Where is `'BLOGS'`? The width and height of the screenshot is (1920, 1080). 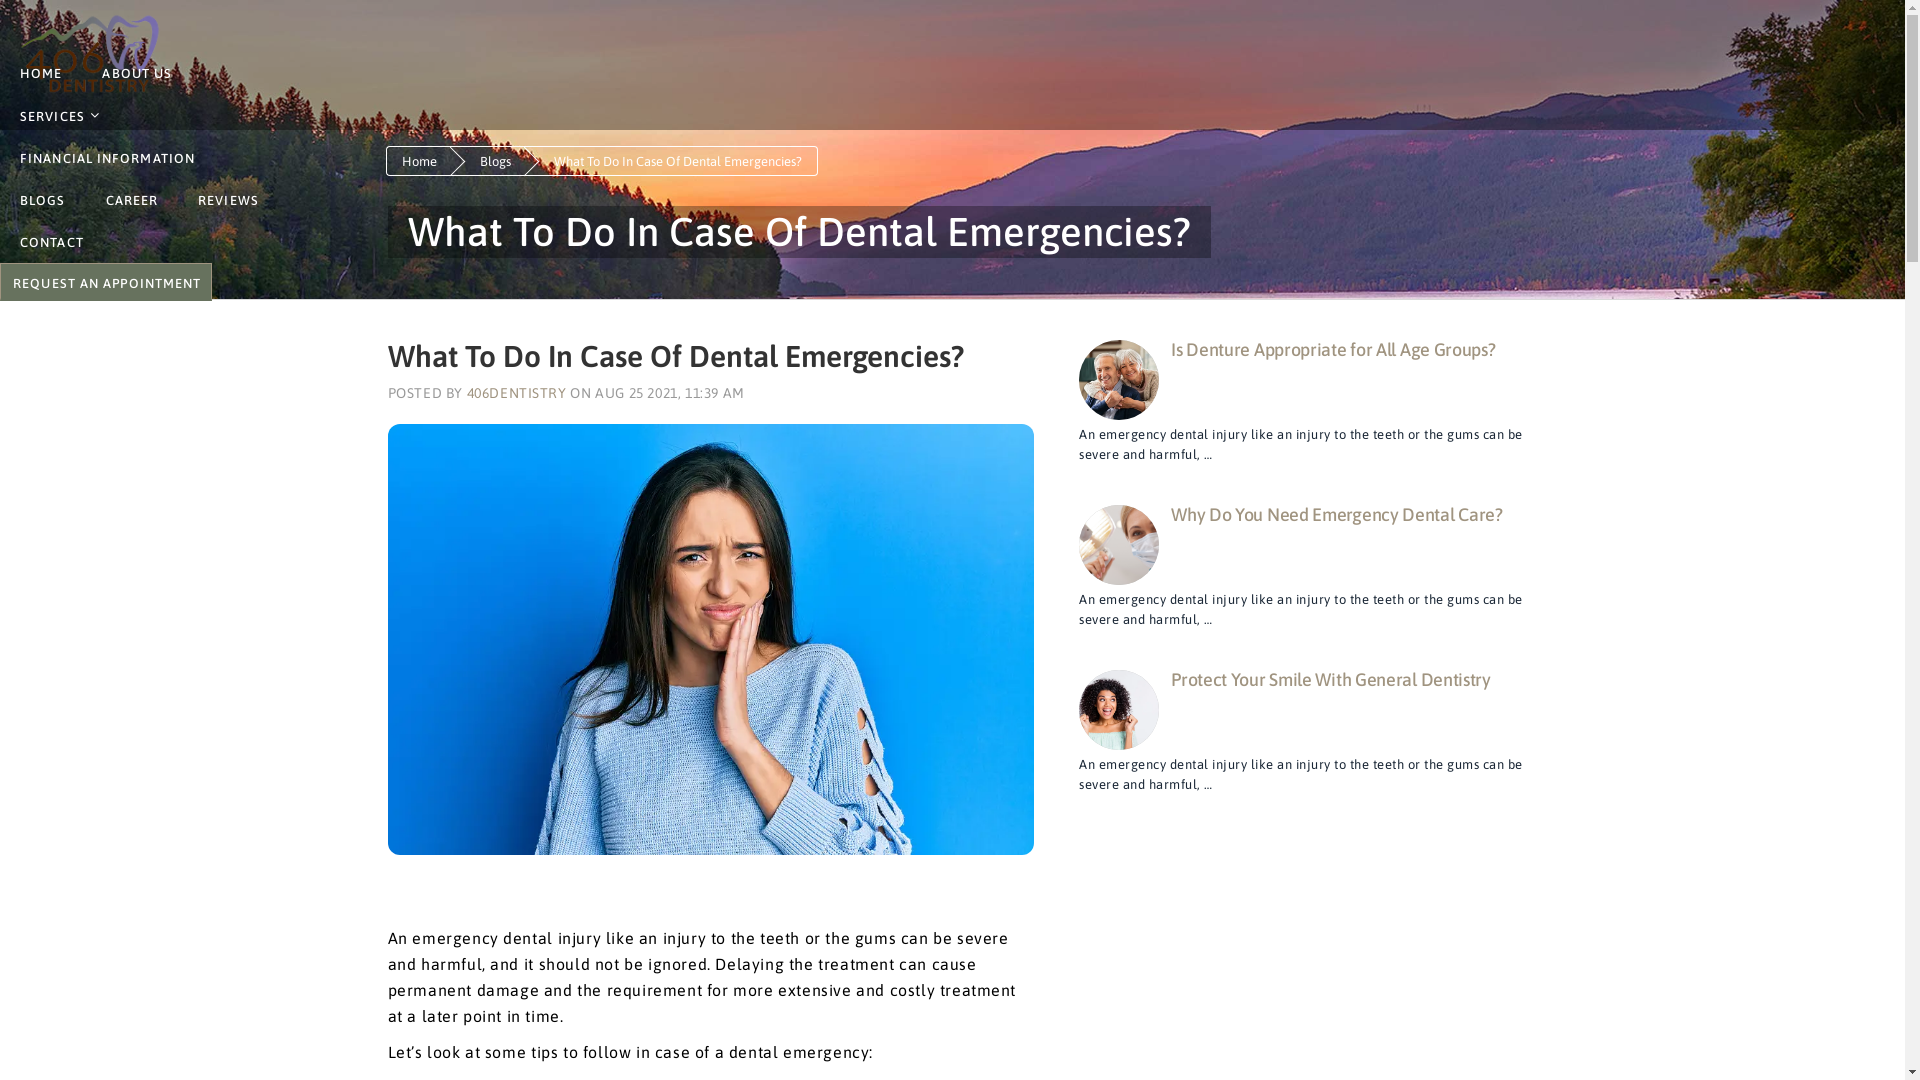
'BLOGS' is located at coordinates (0, 200).